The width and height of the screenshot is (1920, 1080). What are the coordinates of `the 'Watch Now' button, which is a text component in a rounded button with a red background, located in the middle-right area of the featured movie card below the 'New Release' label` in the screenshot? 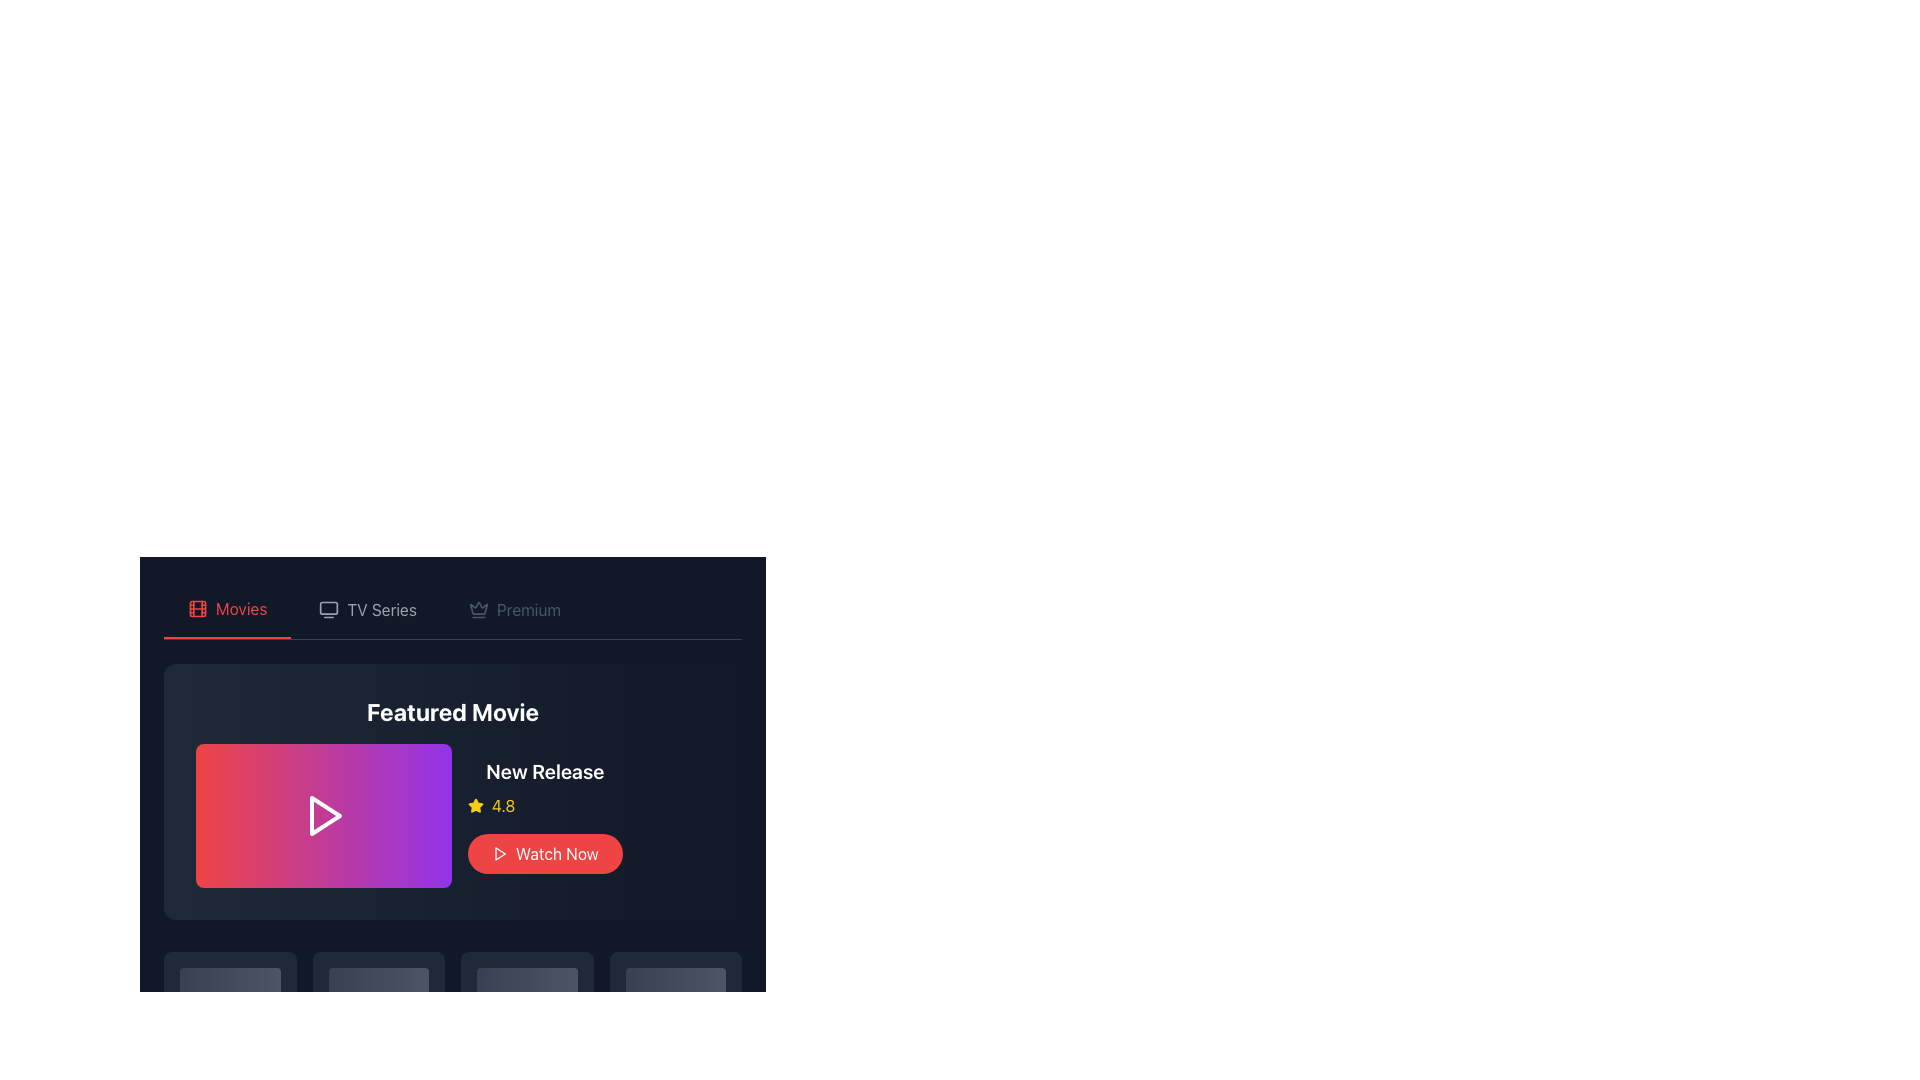 It's located at (557, 853).